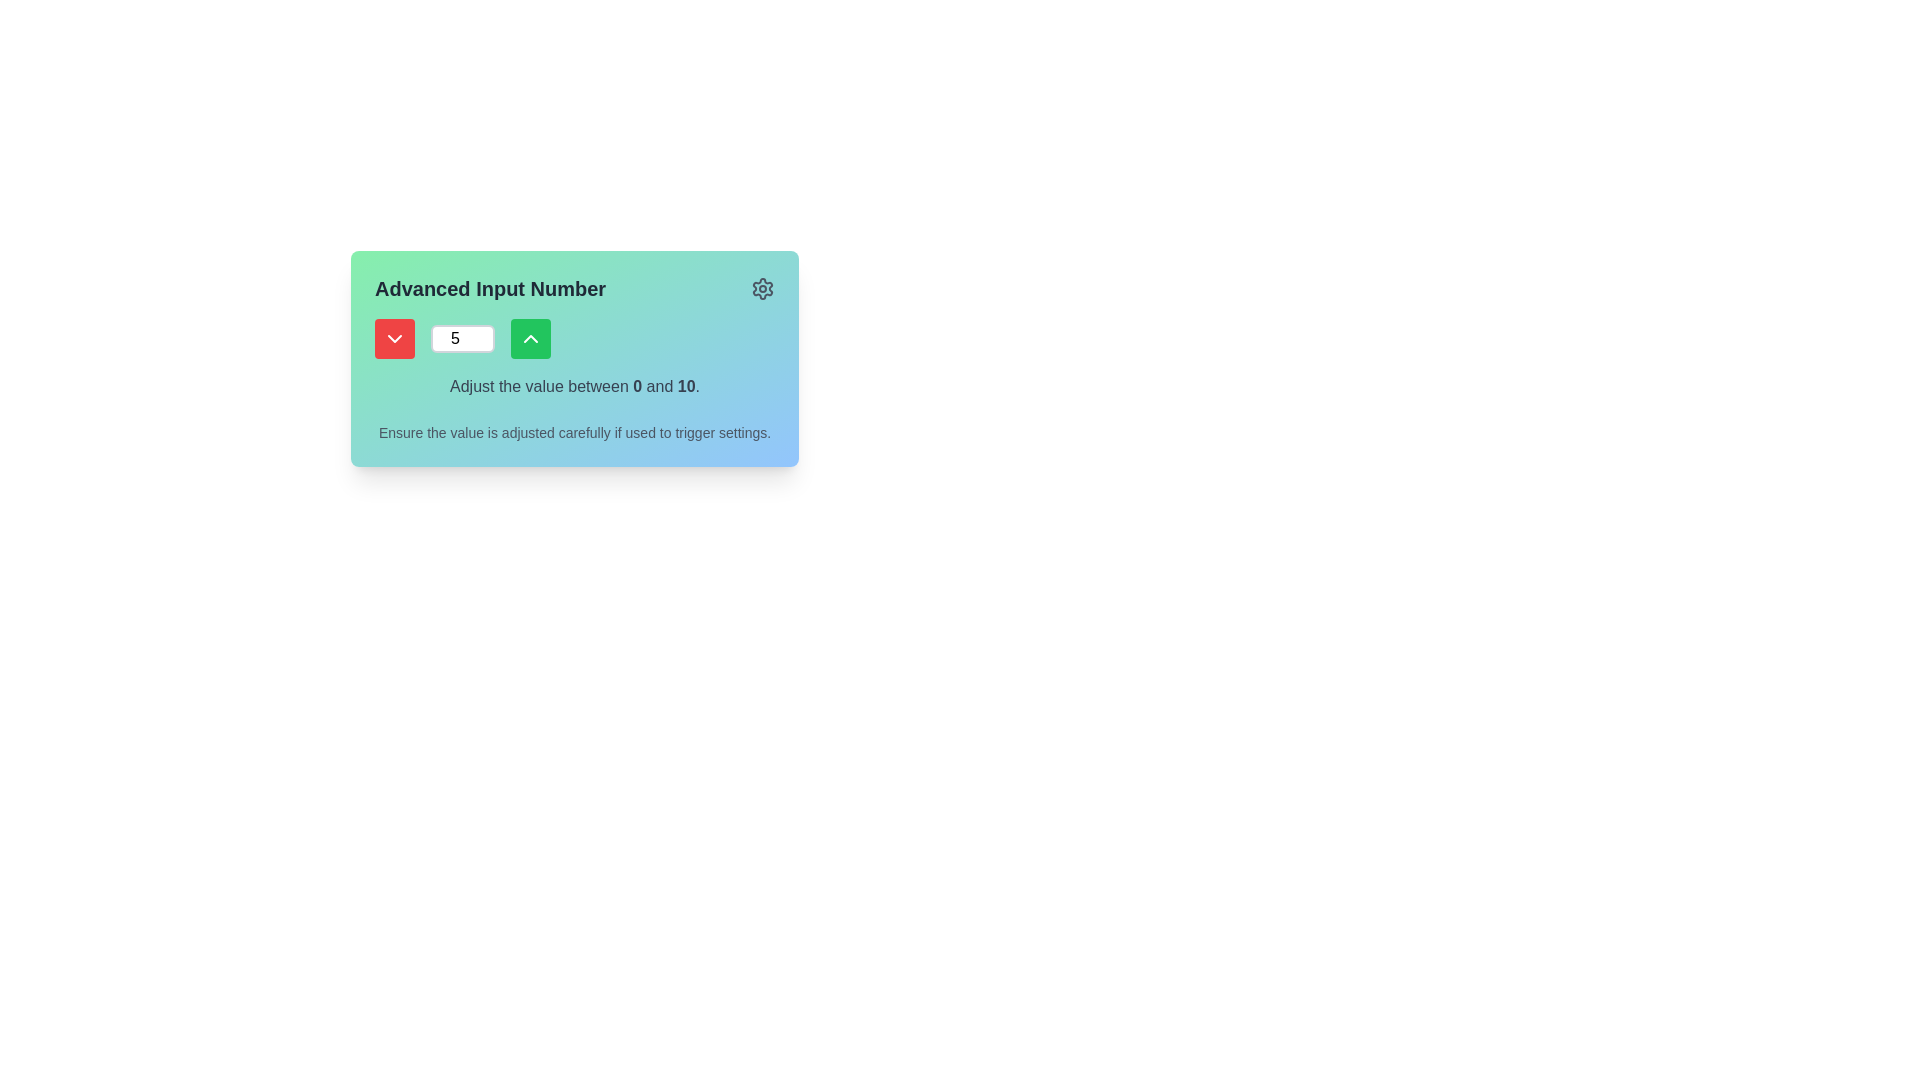 Image resolution: width=1920 pixels, height=1080 pixels. Describe the element at coordinates (394, 338) in the screenshot. I see `the small rectangular button with a red background and a downward-pointing chevron icon` at that location.